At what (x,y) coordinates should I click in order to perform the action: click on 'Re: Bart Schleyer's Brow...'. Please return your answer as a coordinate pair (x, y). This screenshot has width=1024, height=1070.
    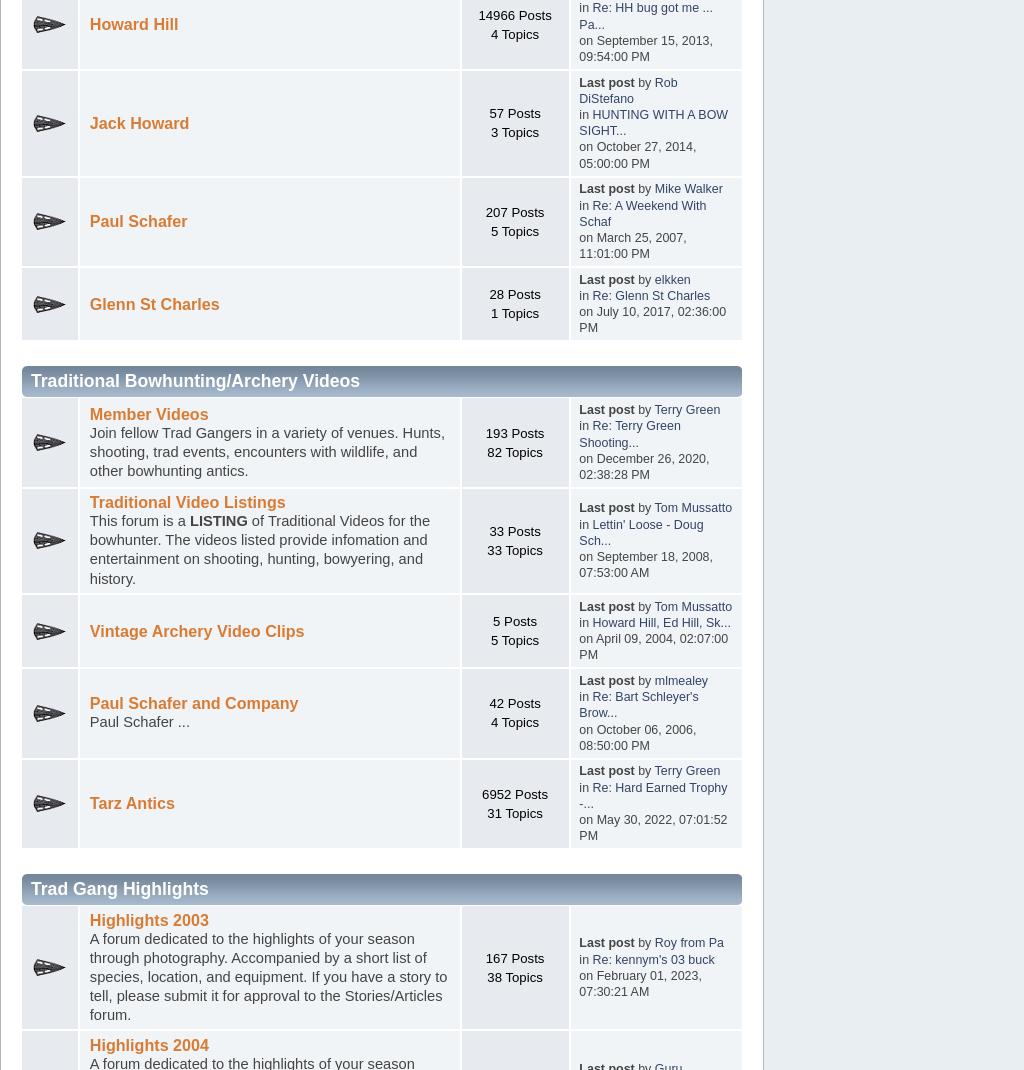
    Looking at the image, I should click on (638, 705).